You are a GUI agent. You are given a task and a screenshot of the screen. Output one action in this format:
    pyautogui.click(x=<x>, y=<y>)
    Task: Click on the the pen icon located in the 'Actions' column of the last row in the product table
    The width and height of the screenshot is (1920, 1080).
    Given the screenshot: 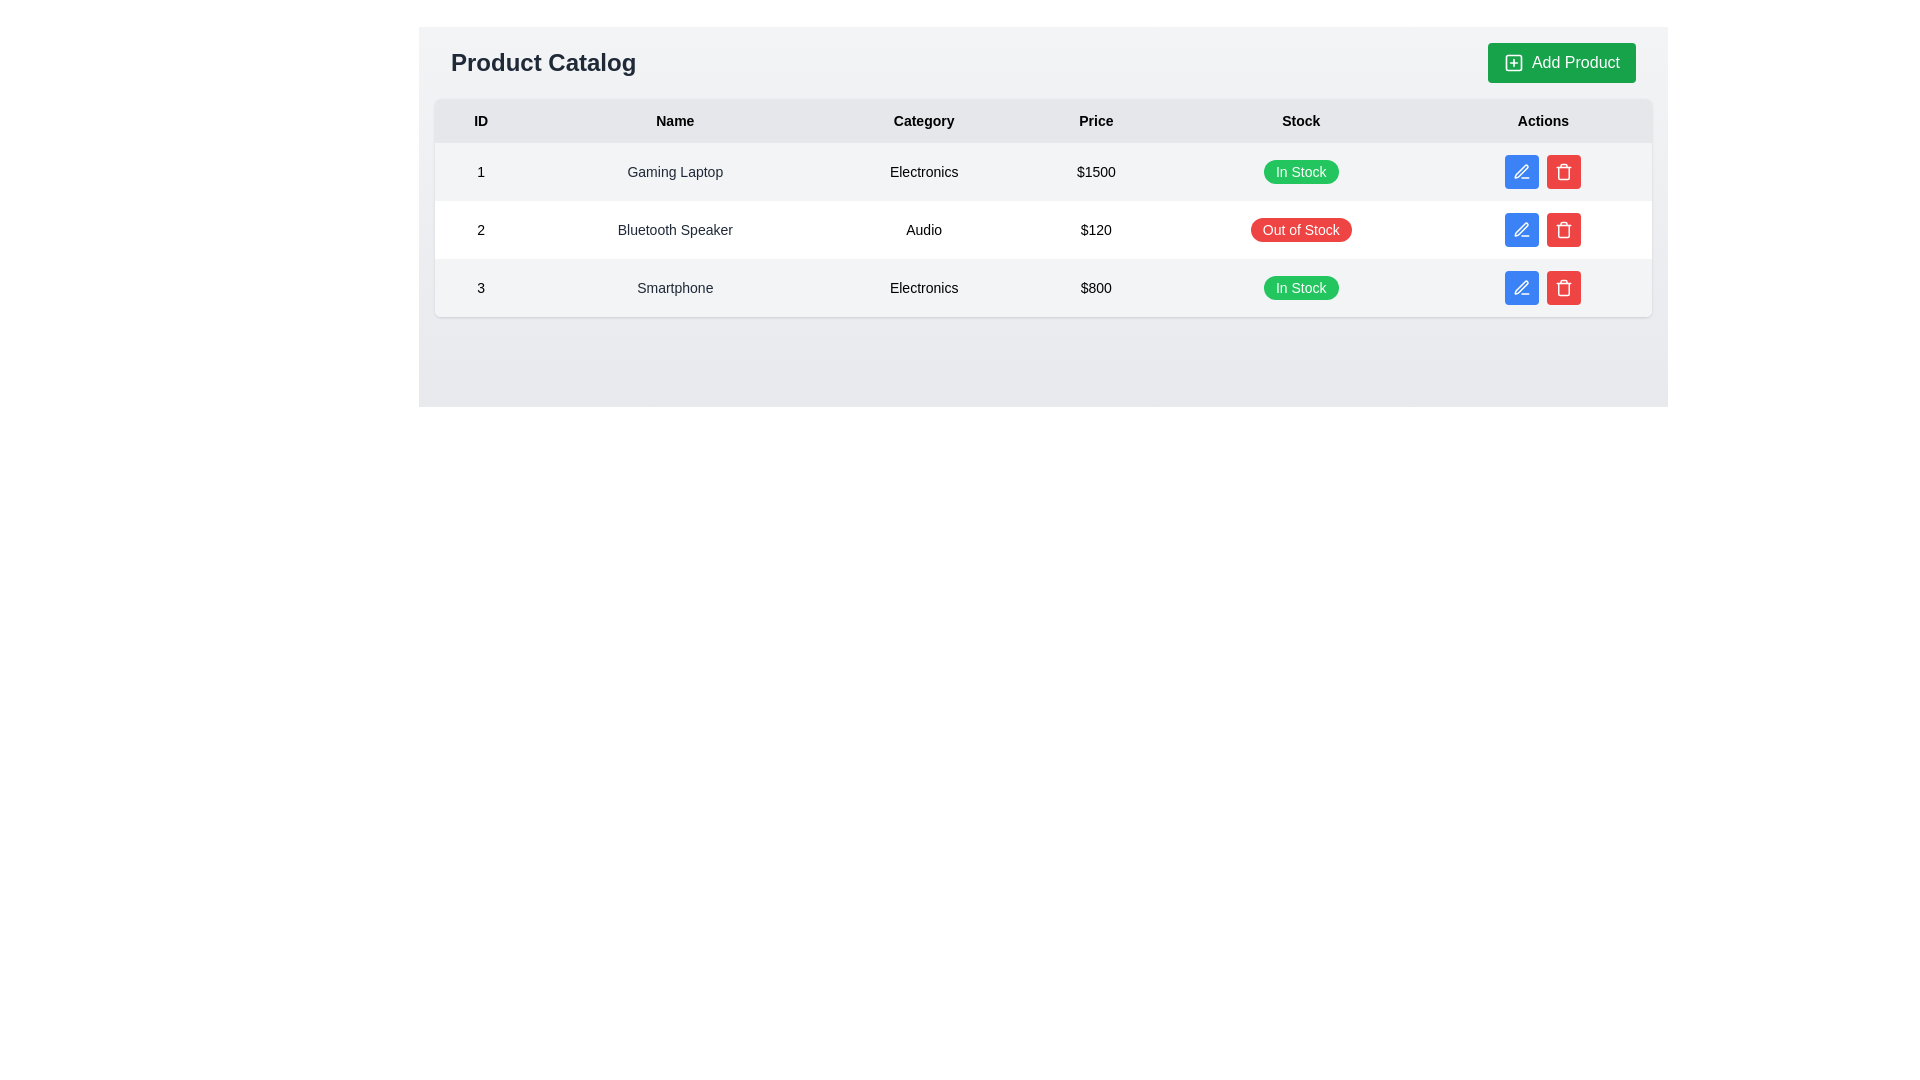 What is the action you would take?
    pyautogui.click(x=1521, y=287)
    